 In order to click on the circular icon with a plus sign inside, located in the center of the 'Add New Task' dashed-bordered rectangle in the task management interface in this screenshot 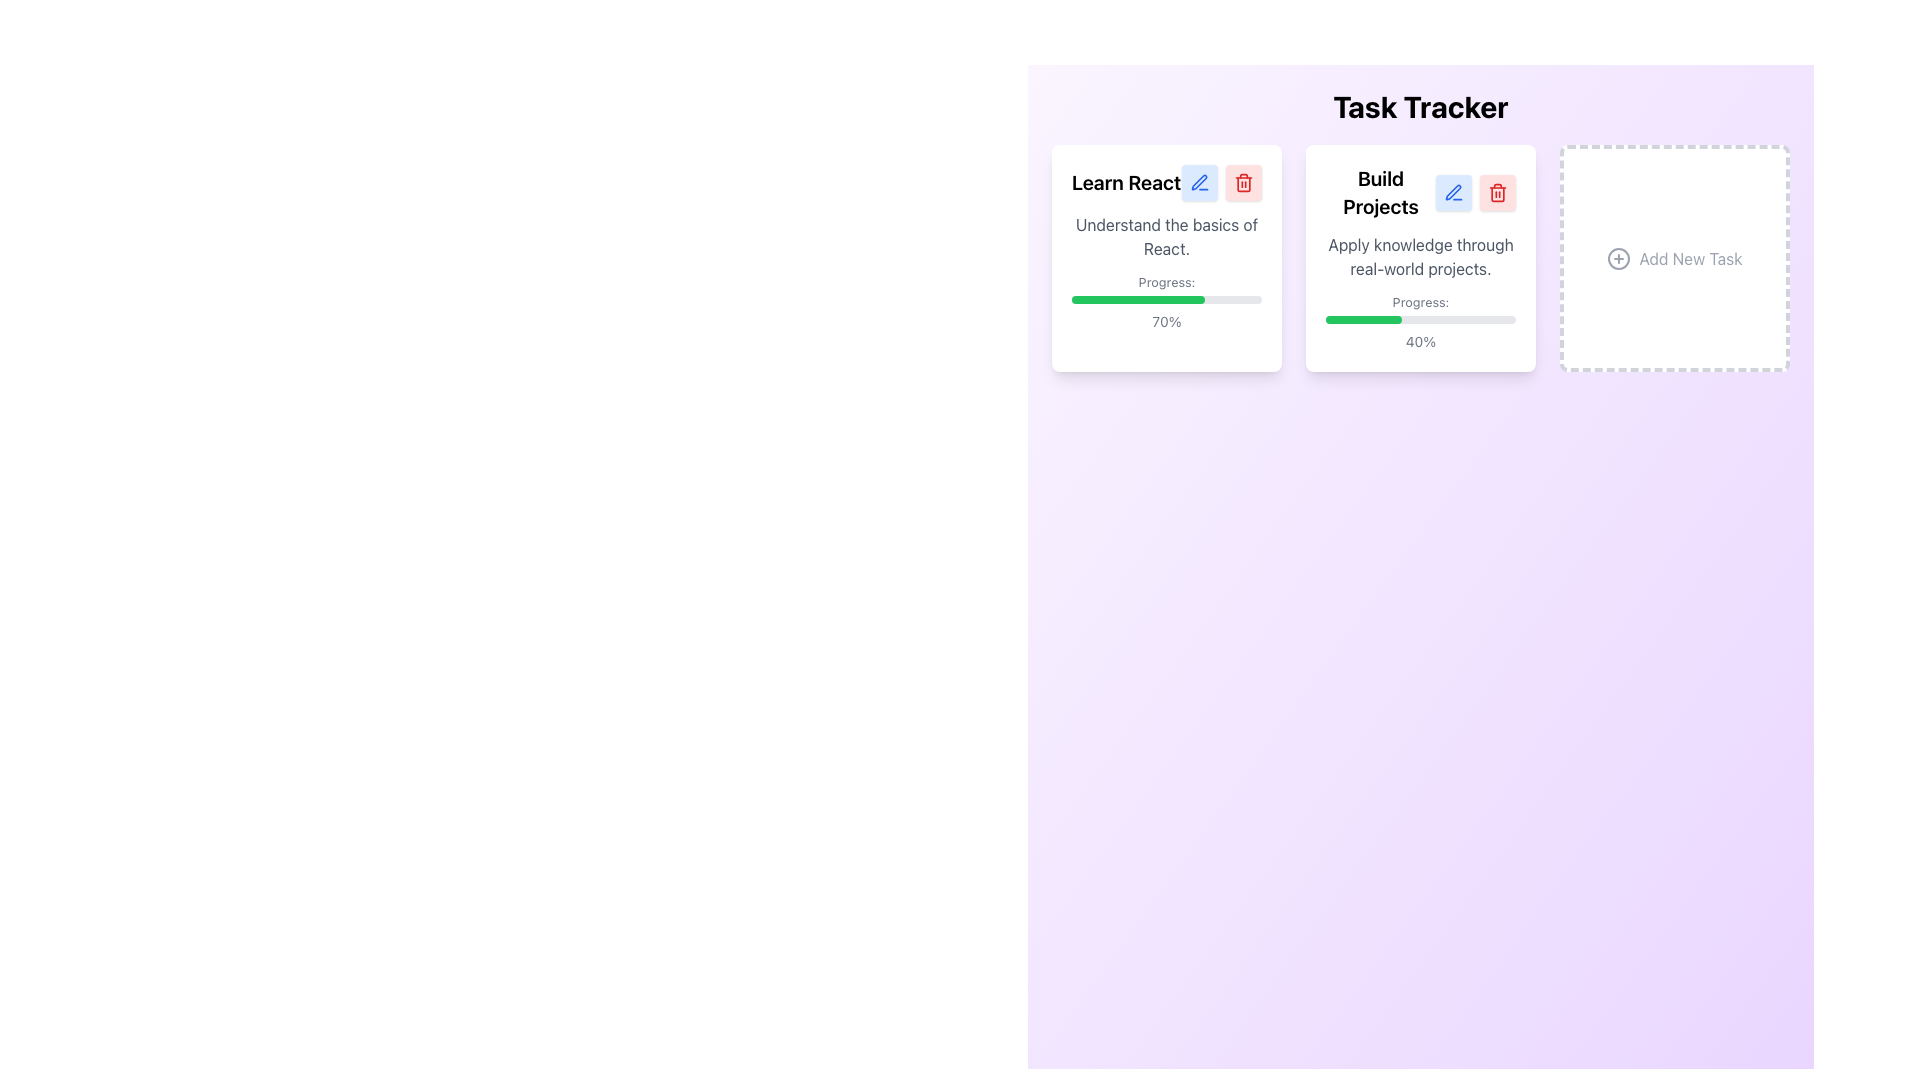, I will do `click(1619, 257)`.